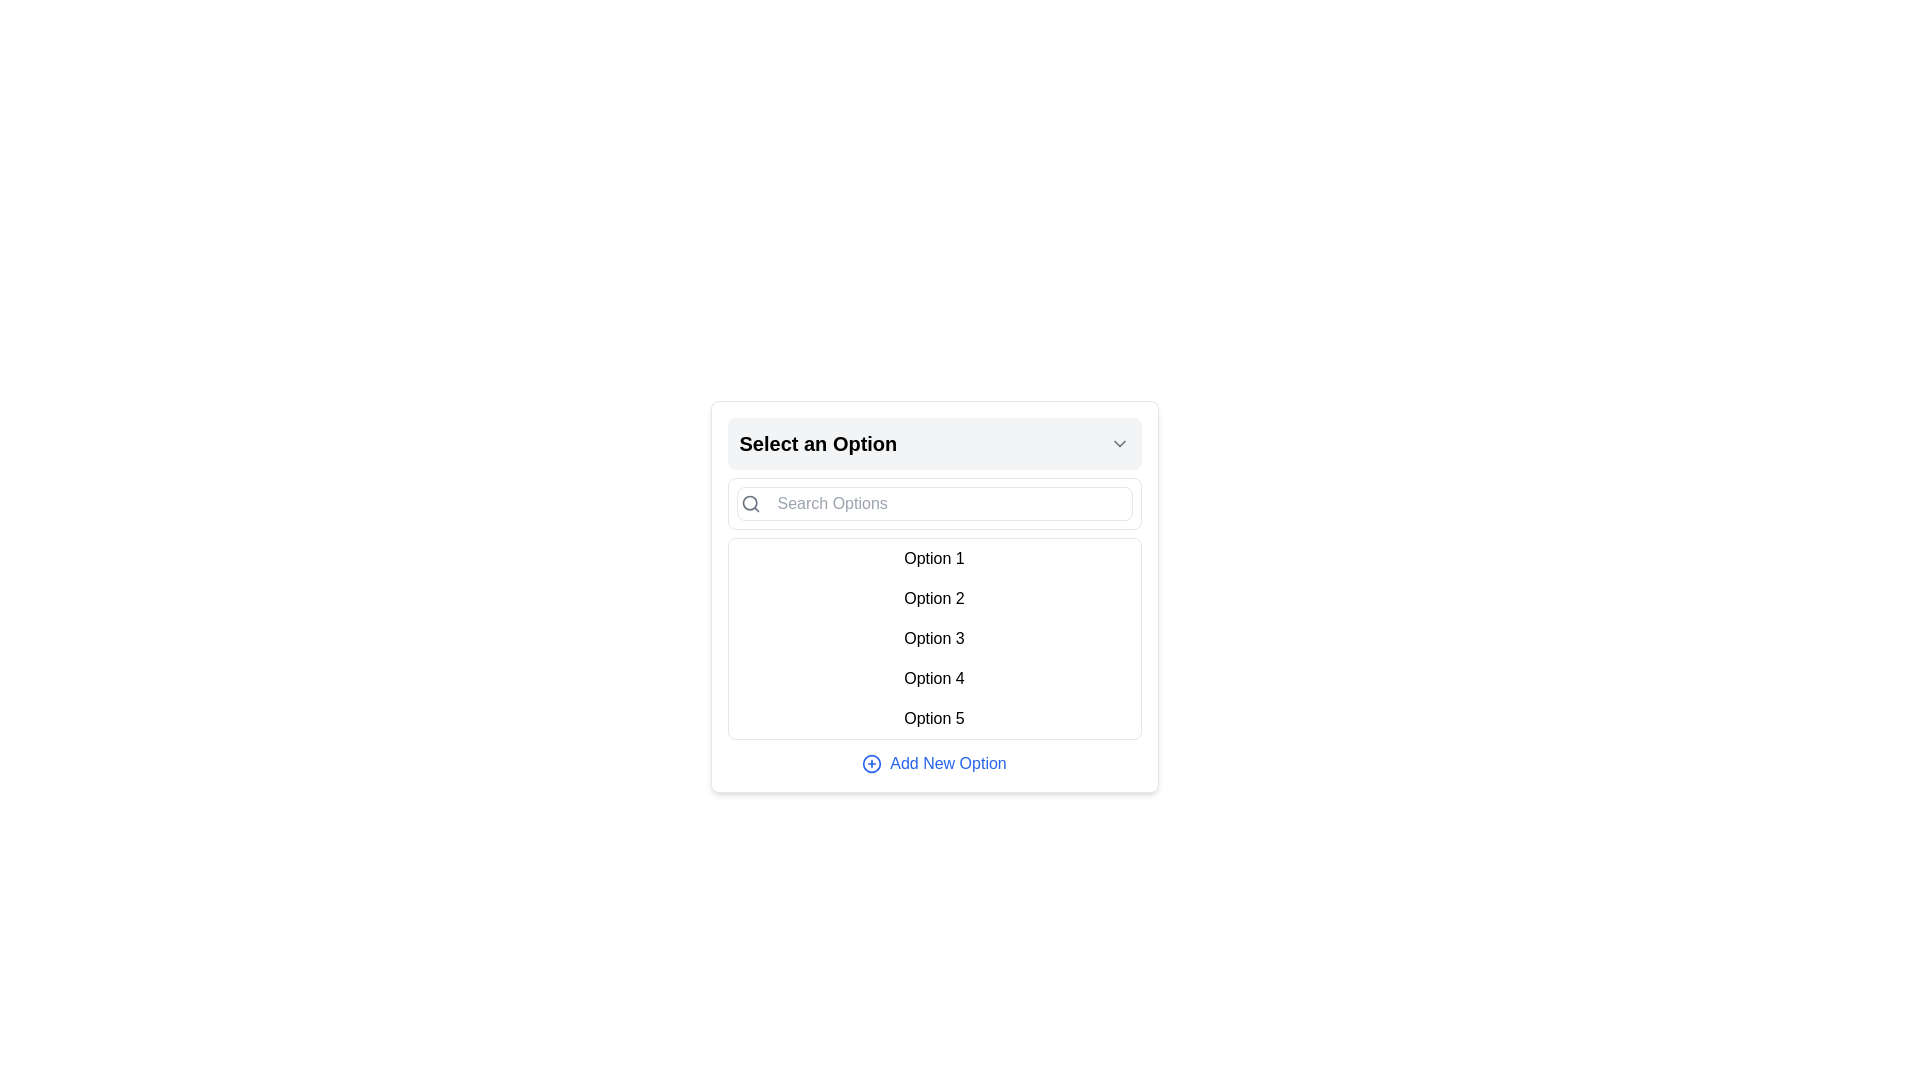 The image size is (1920, 1080). Describe the element at coordinates (933, 677) in the screenshot. I see `the fourth item in the selectable list` at that location.